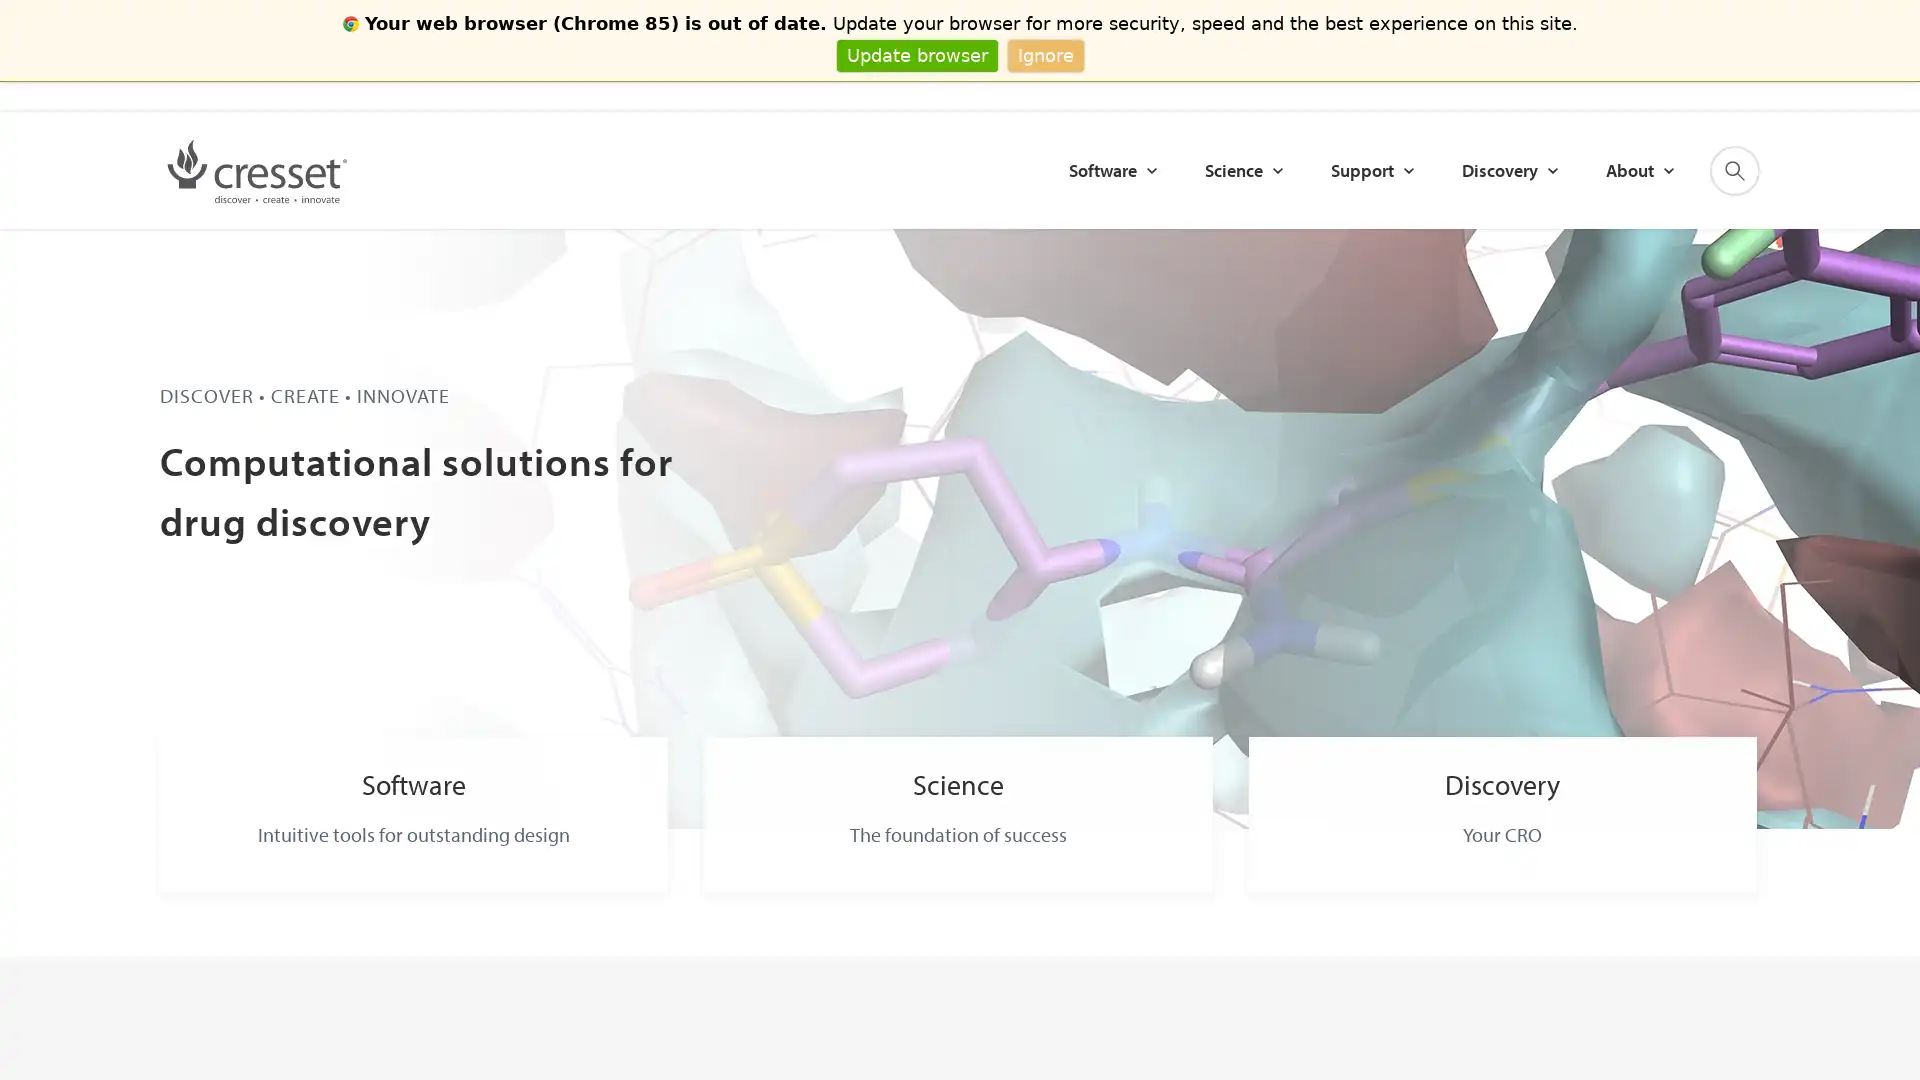 This screenshot has width=1920, height=1080. Describe the element at coordinates (1586, 177) in the screenshot. I see `Press enter to search` at that location.